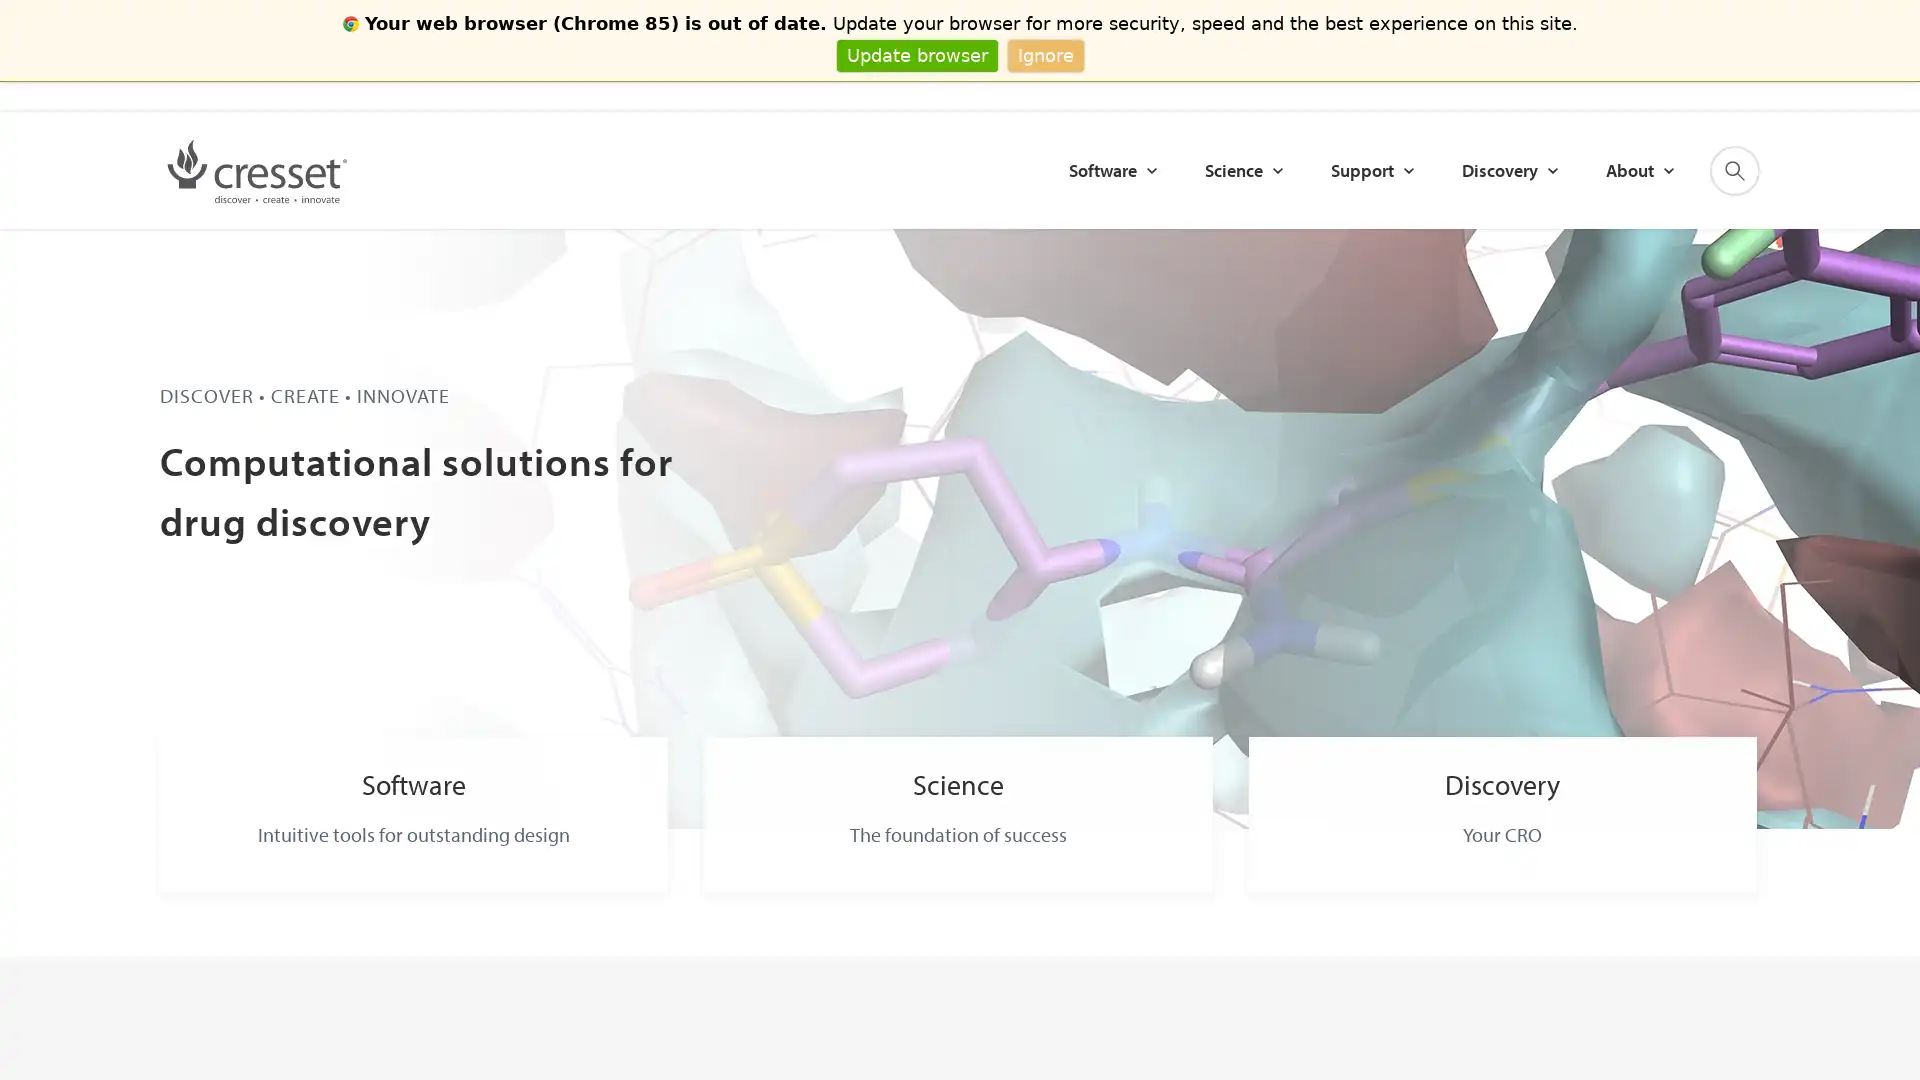 This screenshot has width=1920, height=1080. Describe the element at coordinates (1586, 177) in the screenshot. I see `Press enter to search` at that location.